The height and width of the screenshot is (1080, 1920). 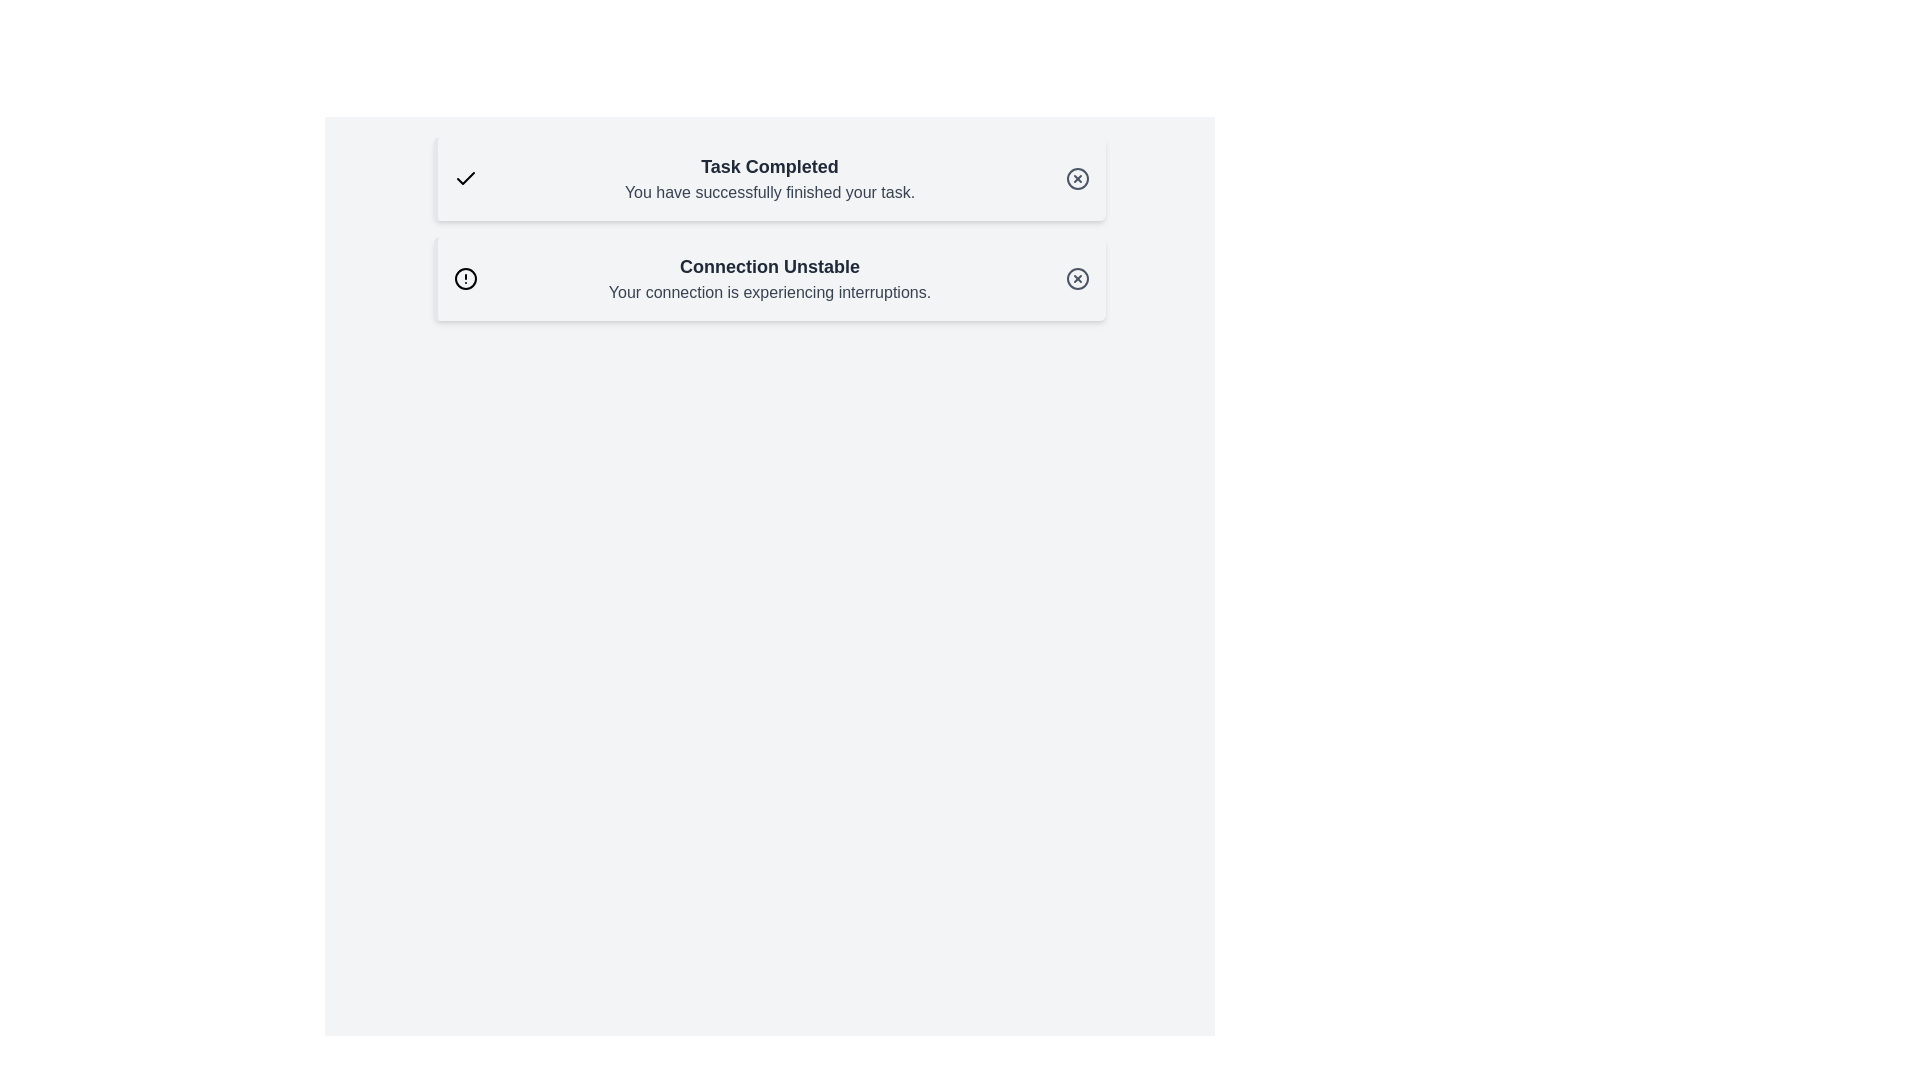 I want to click on the bold text element displaying 'Connection Unstable', which is prominently located in the center of the page on a white background, so click(x=768, y=265).